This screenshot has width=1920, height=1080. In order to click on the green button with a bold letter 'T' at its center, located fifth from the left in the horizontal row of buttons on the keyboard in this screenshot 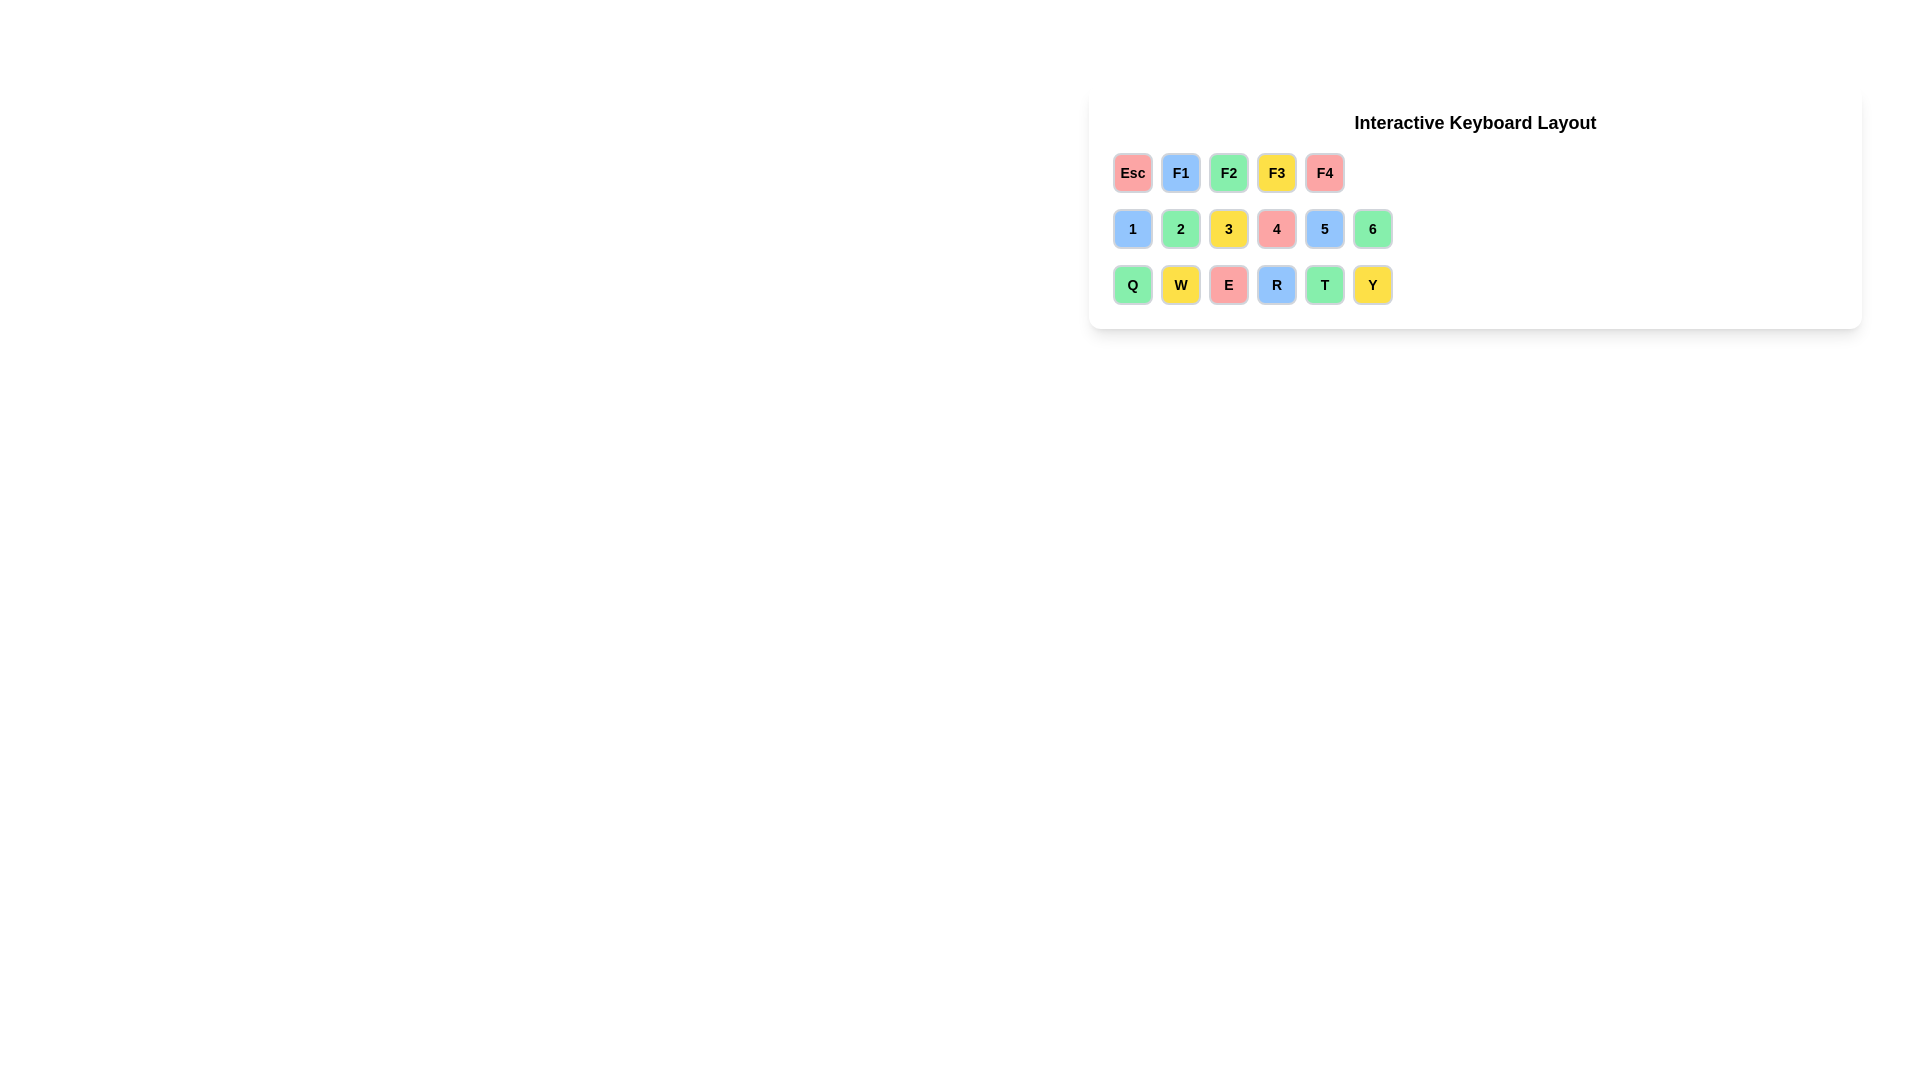, I will do `click(1324, 285)`.